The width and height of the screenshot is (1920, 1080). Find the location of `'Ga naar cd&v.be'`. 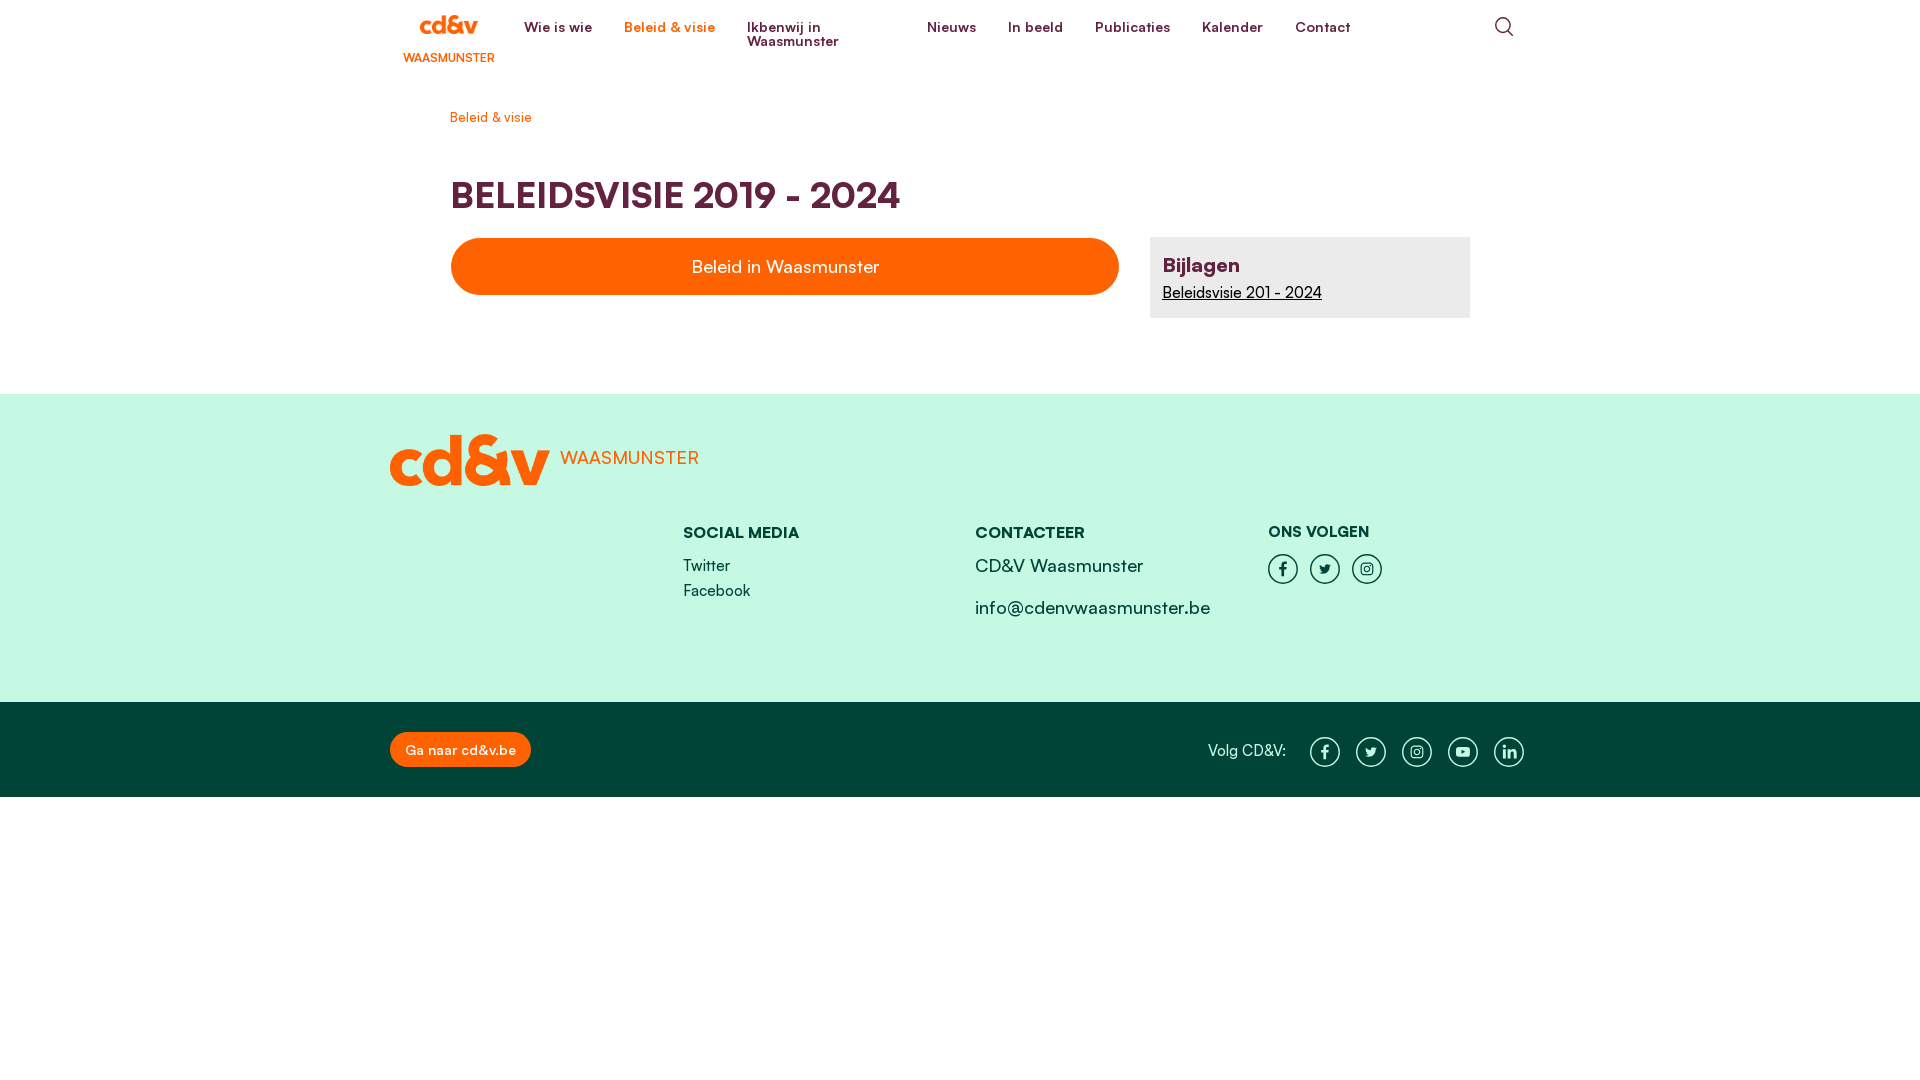

'Ga naar cd&v.be' is located at coordinates (389, 749).